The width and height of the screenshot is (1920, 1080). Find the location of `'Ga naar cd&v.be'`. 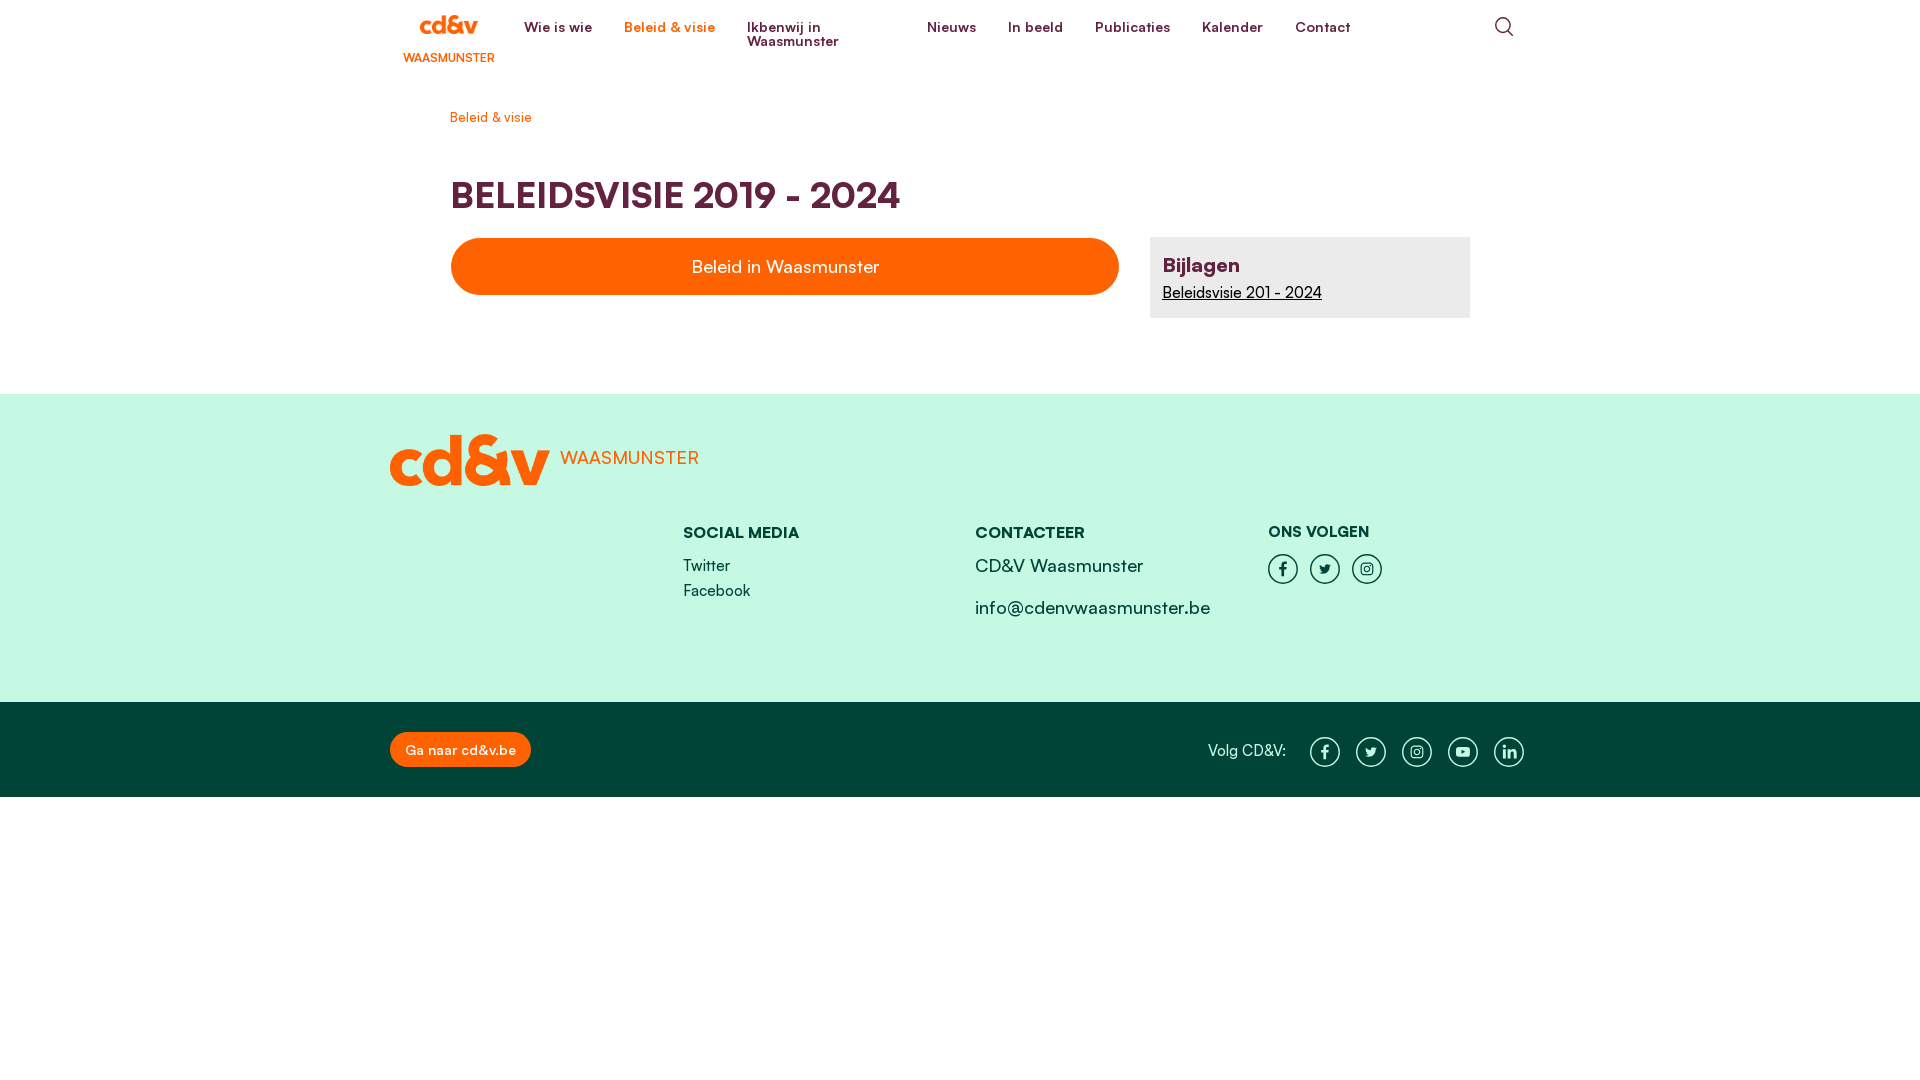

'Ga naar cd&v.be' is located at coordinates (389, 749).